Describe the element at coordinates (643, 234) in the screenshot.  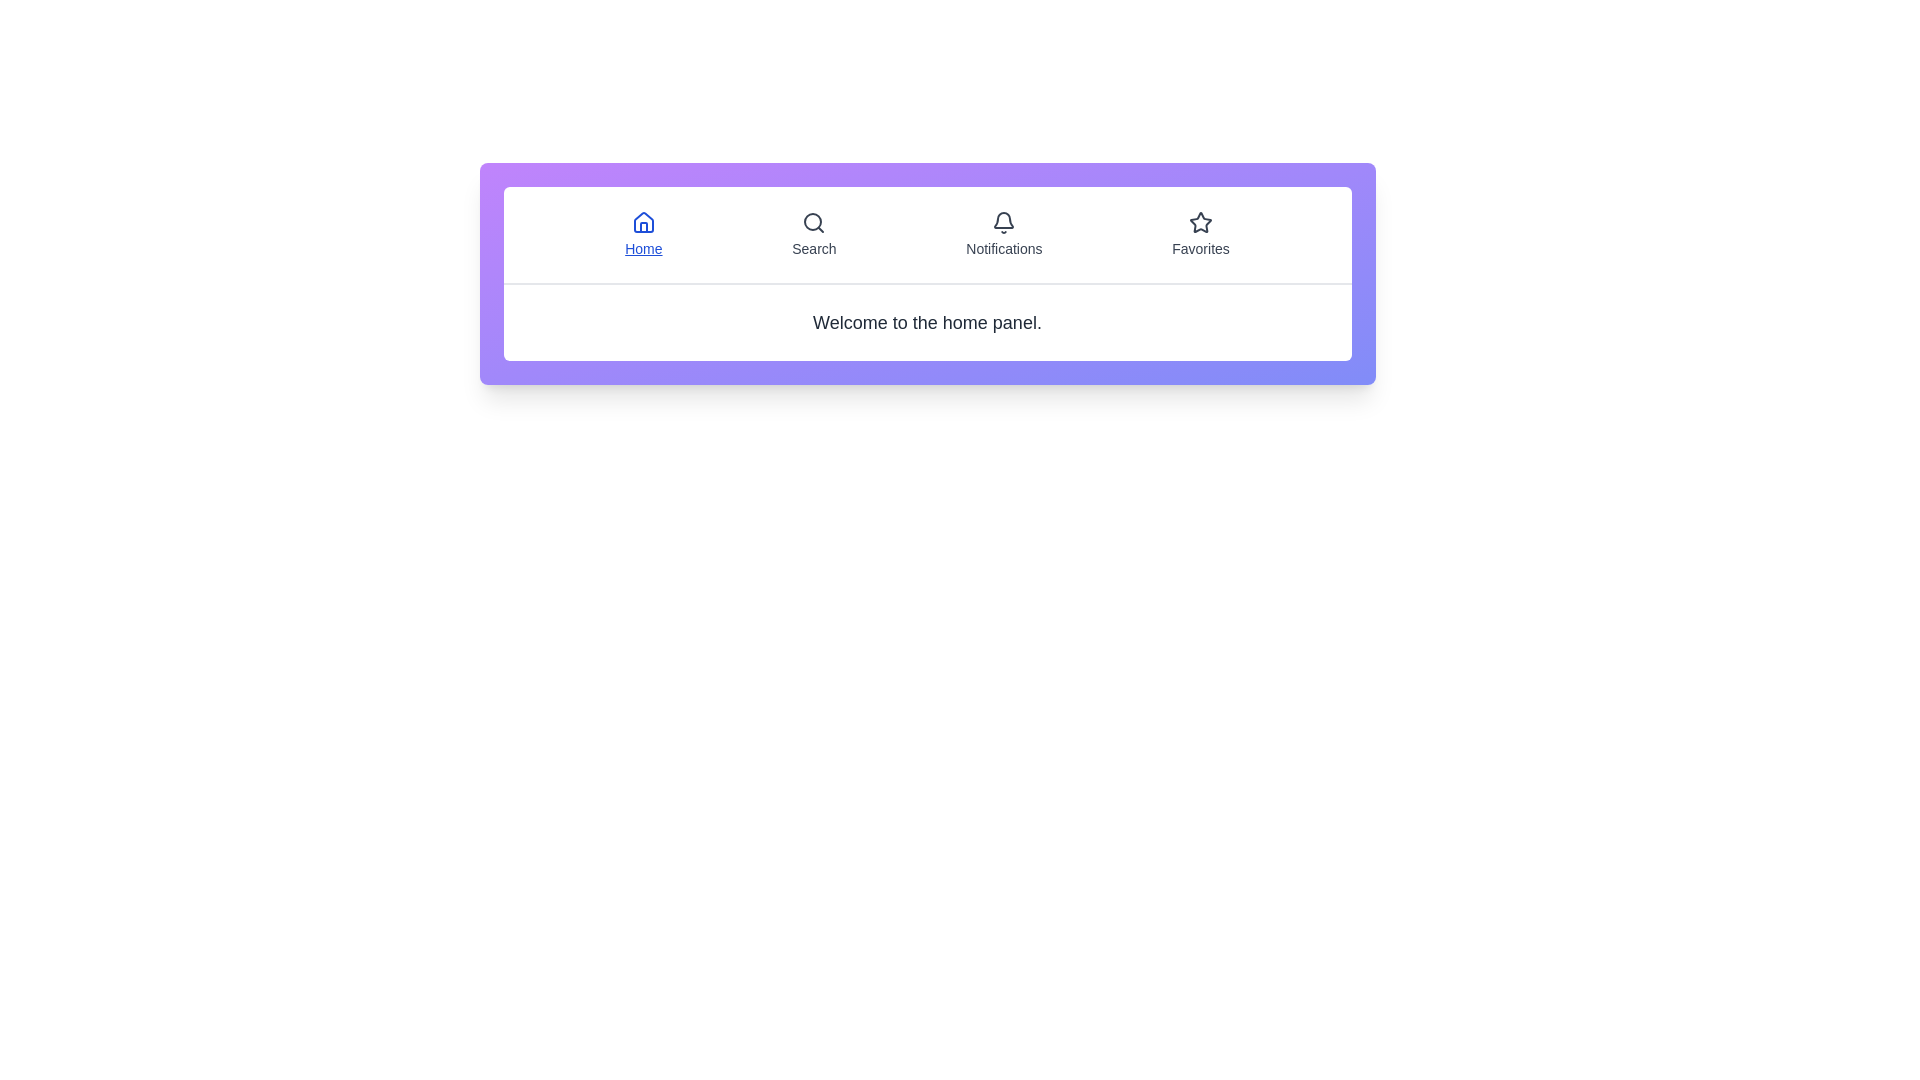
I see `the tab labeled Home` at that location.